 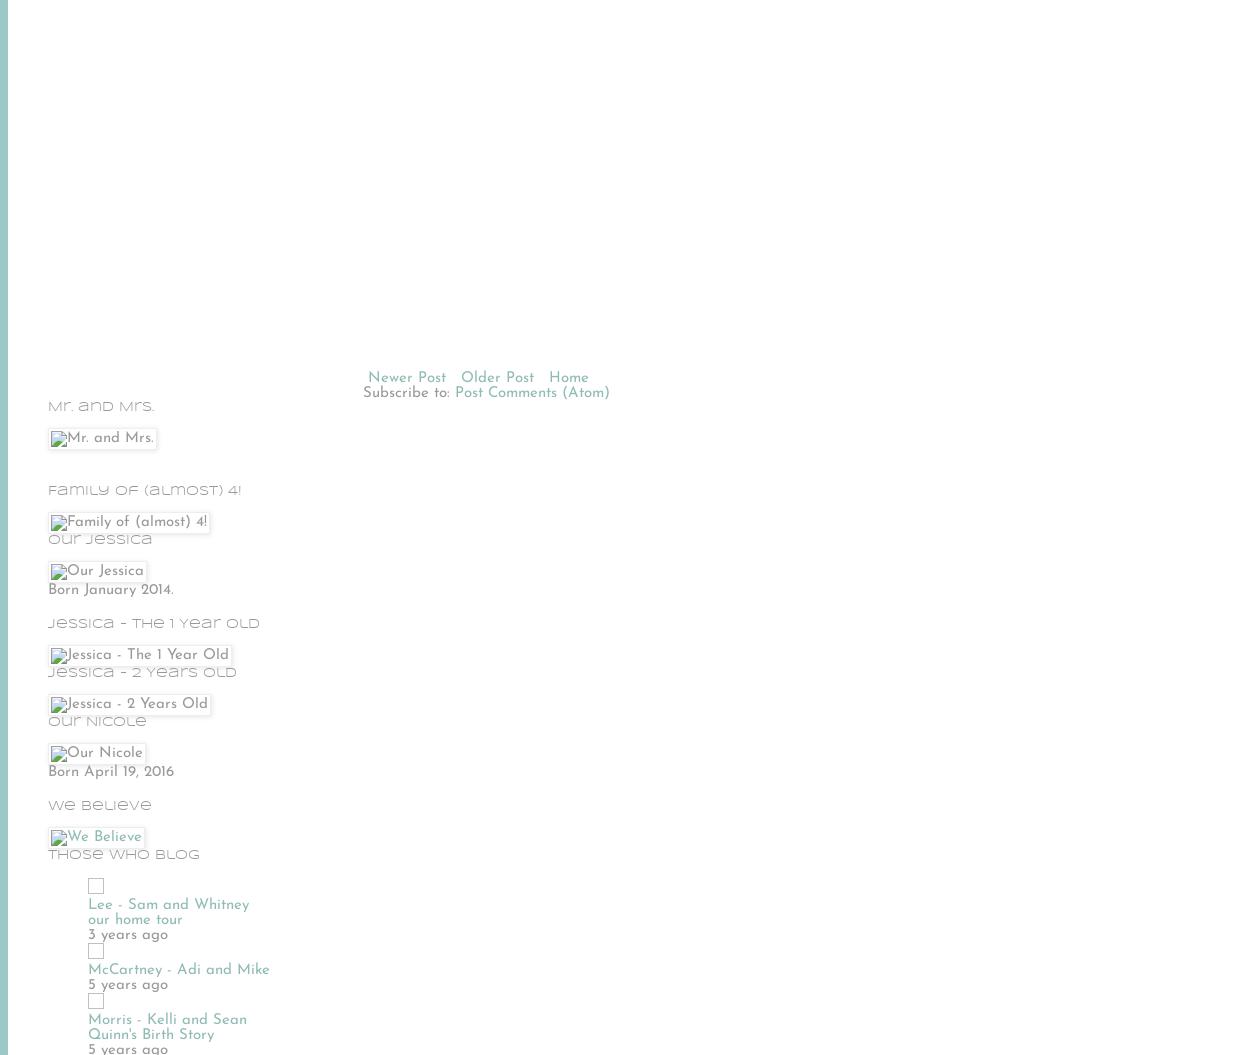 I want to click on 'Our Jessica', so click(x=100, y=538).